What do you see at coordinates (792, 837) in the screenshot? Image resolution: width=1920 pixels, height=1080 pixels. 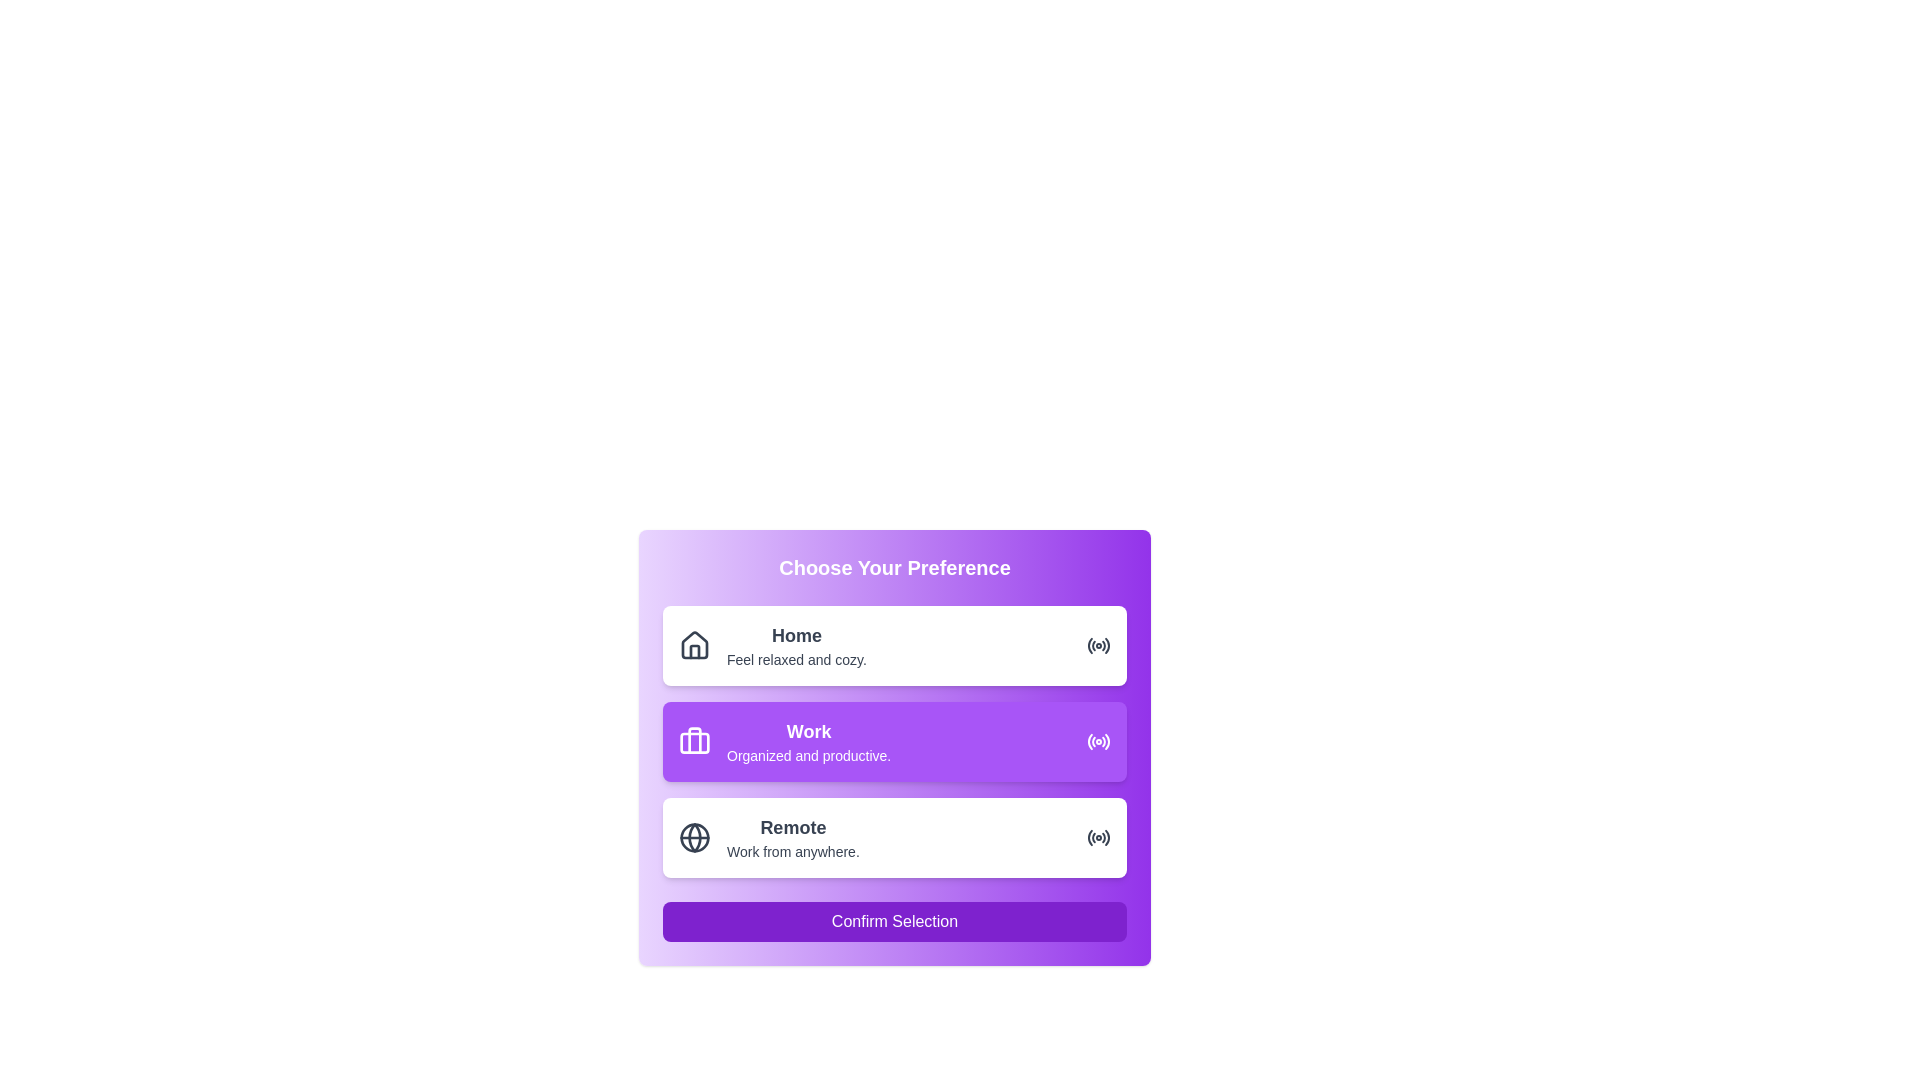 I see `the descriptive text label for the 'Remote' preference option located beneath the globe icon` at bounding box center [792, 837].